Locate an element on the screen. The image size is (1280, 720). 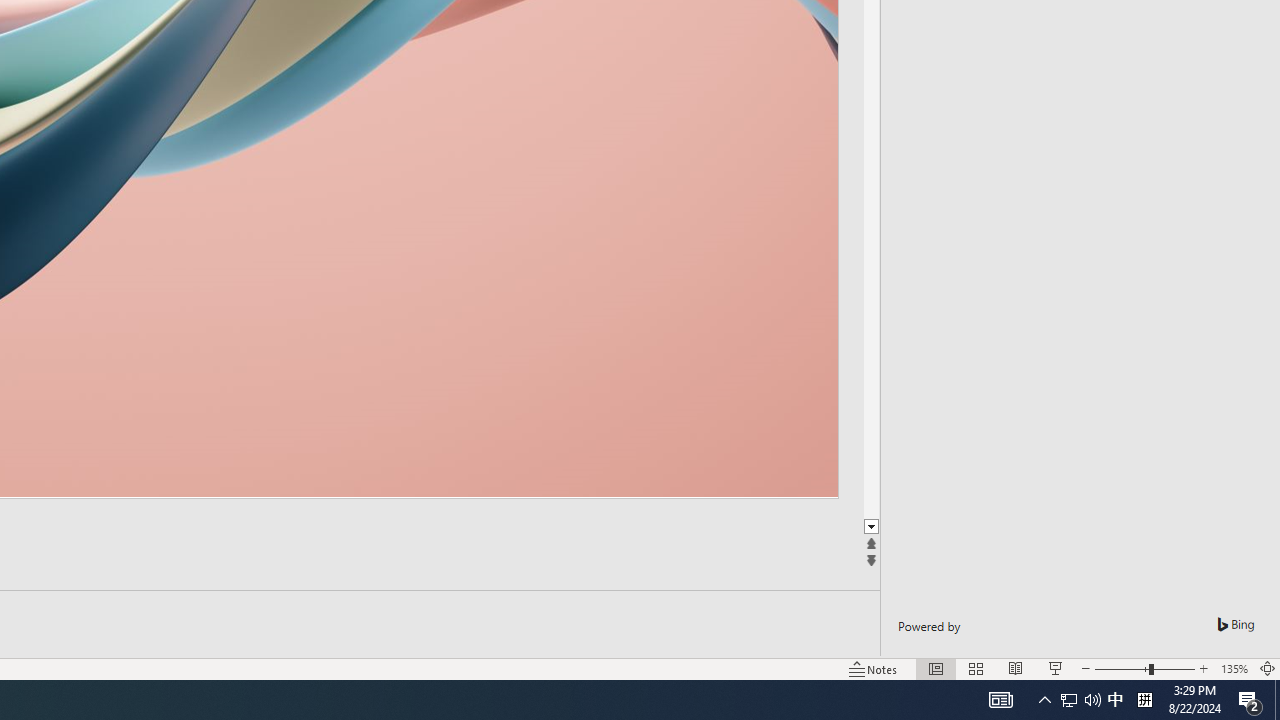
'Line down' is located at coordinates (871, 526).